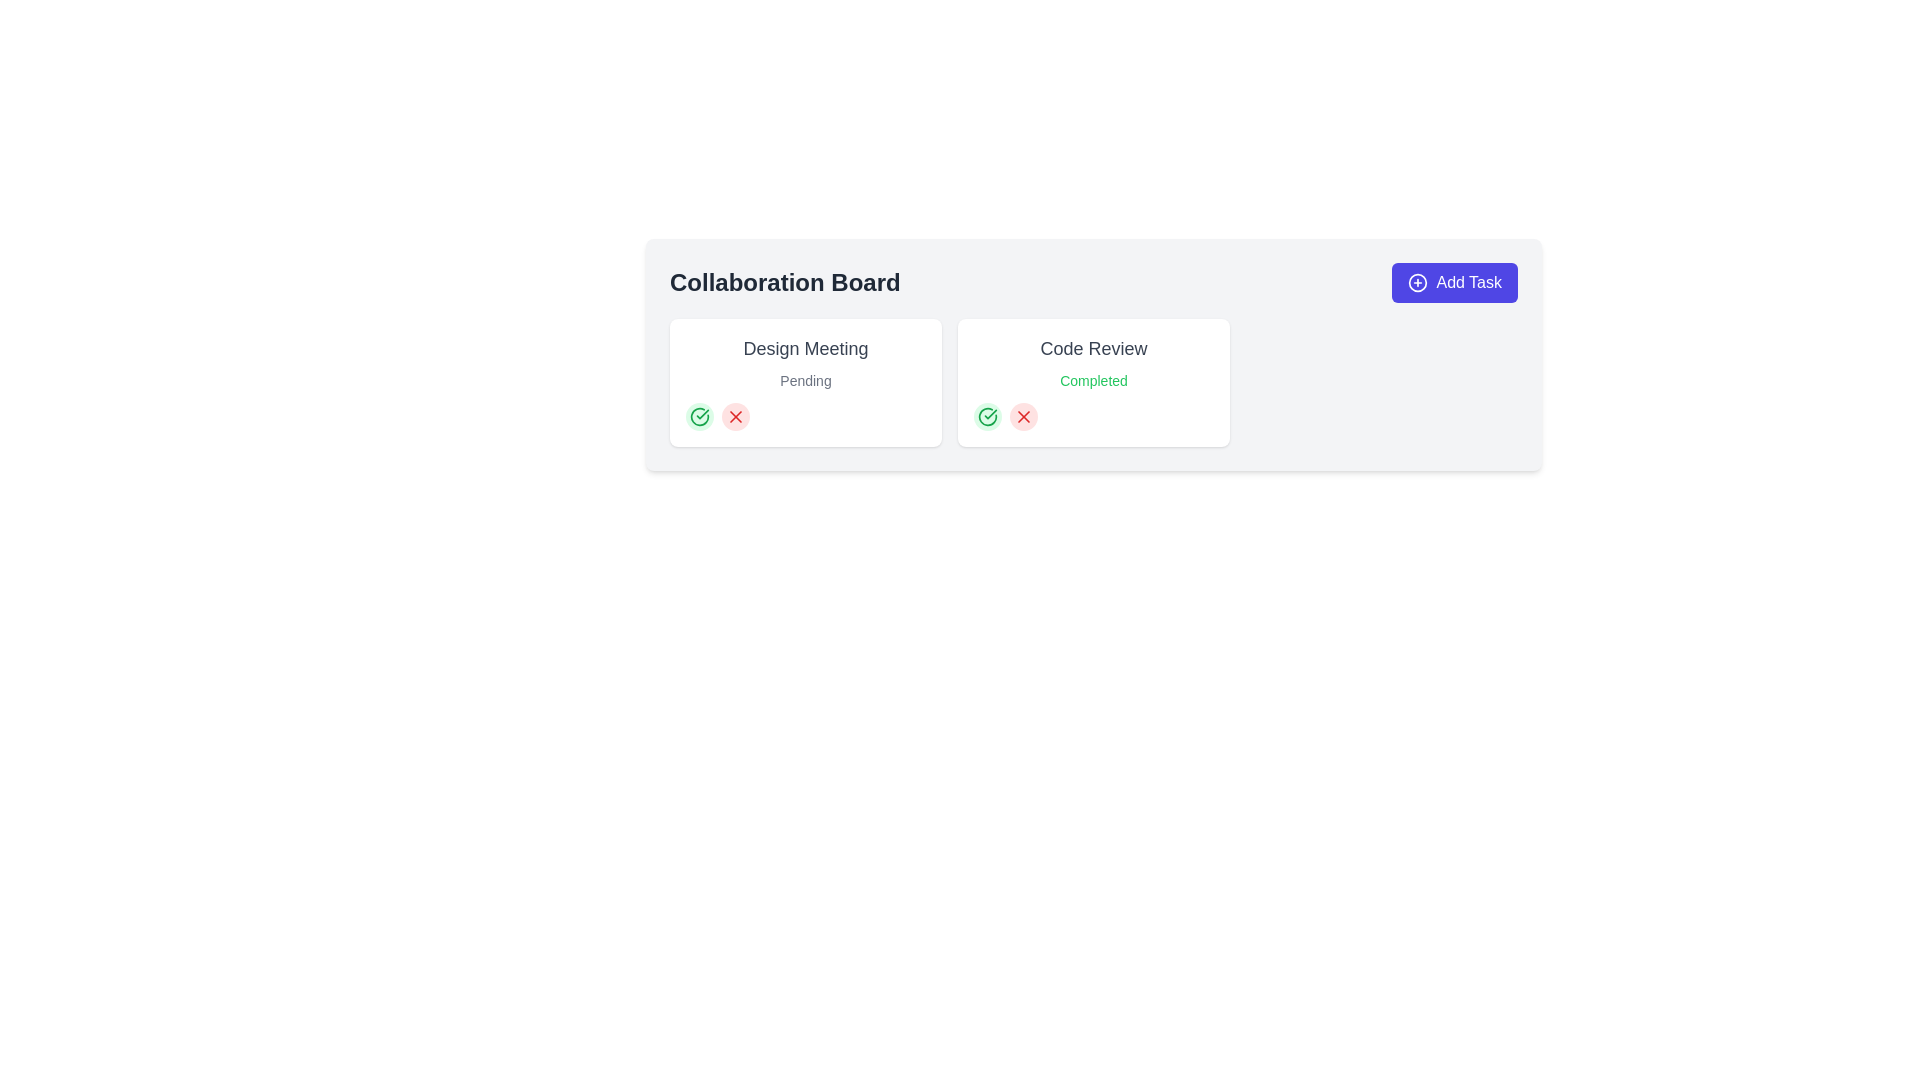 The width and height of the screenshot is (1920, 1080). What do you see at coordinates (1455, 282) in the screenshot?
I see `the 'Add New Task' button located in the upper right section of the 'Collaboration Board', positioned next to task information` at bounding box center [1455, 282].